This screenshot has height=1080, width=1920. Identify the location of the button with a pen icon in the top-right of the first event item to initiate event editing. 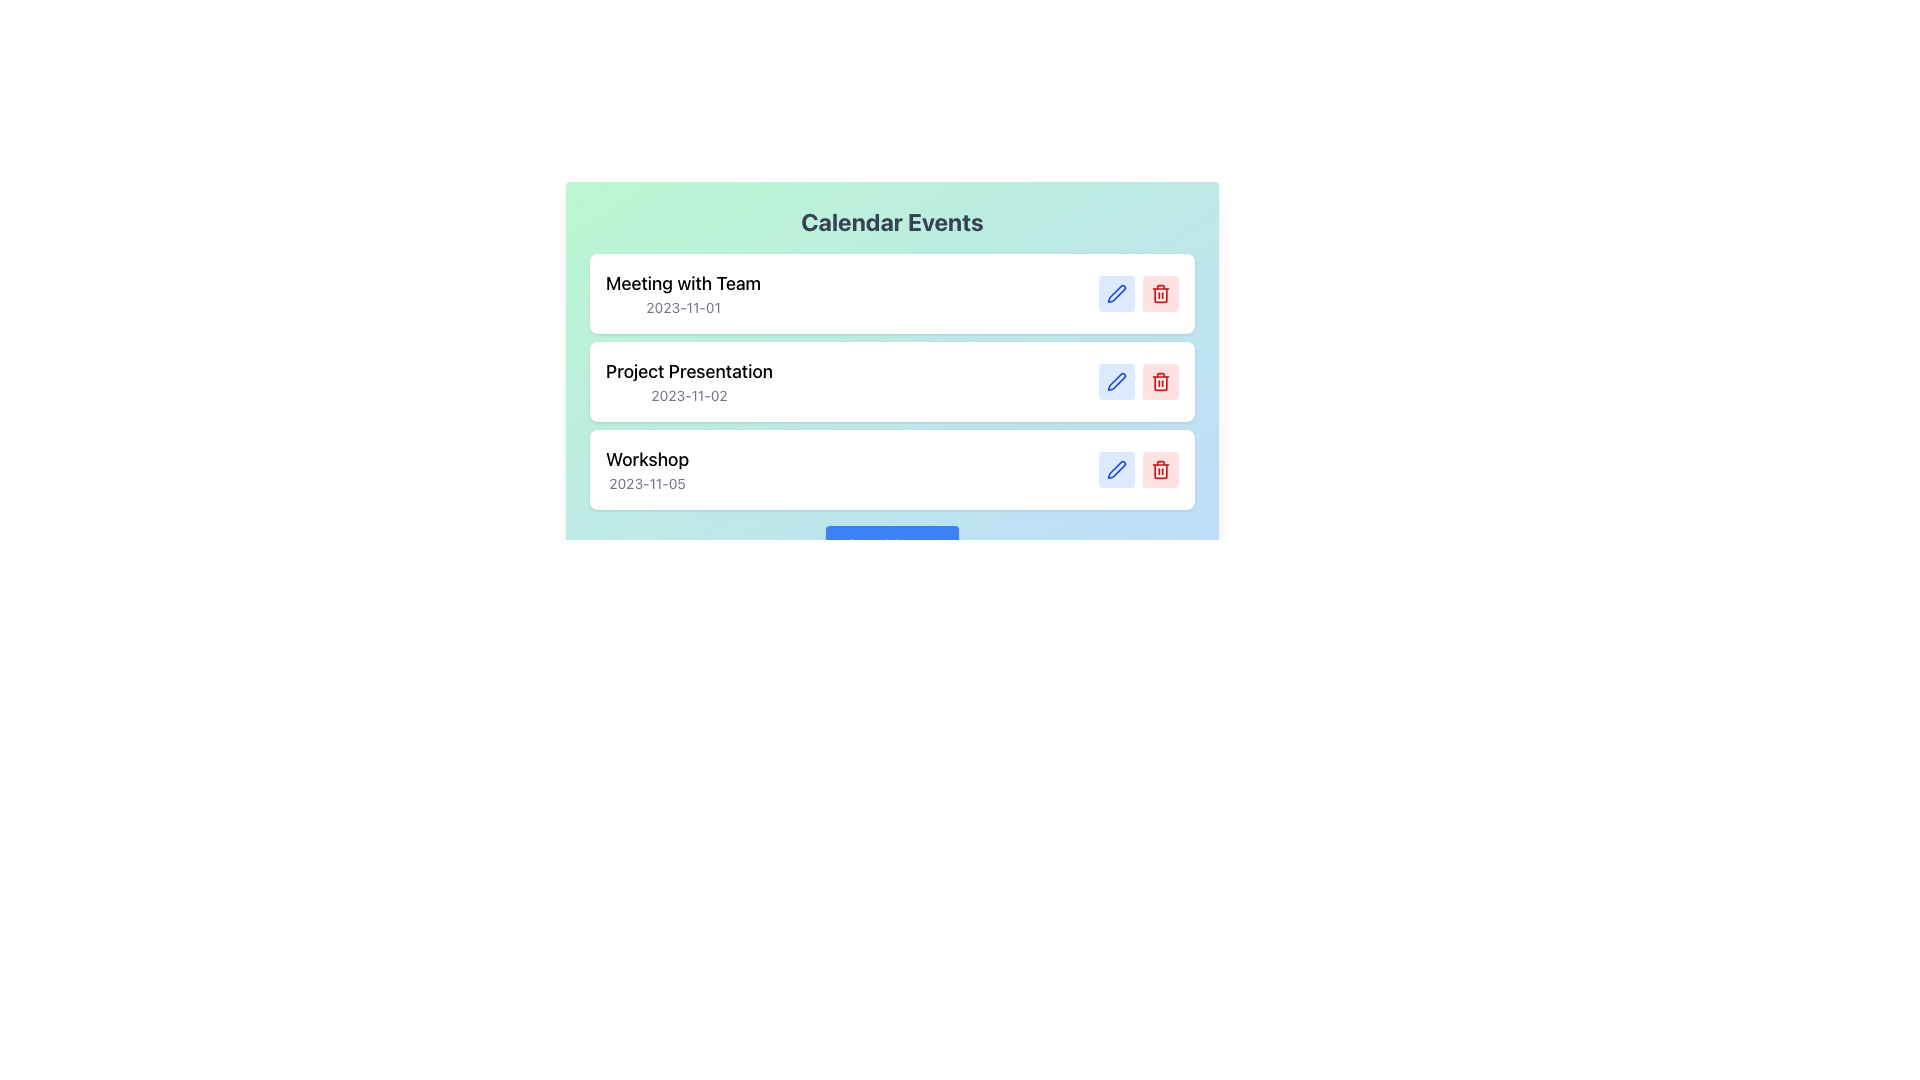
(1116, 293).